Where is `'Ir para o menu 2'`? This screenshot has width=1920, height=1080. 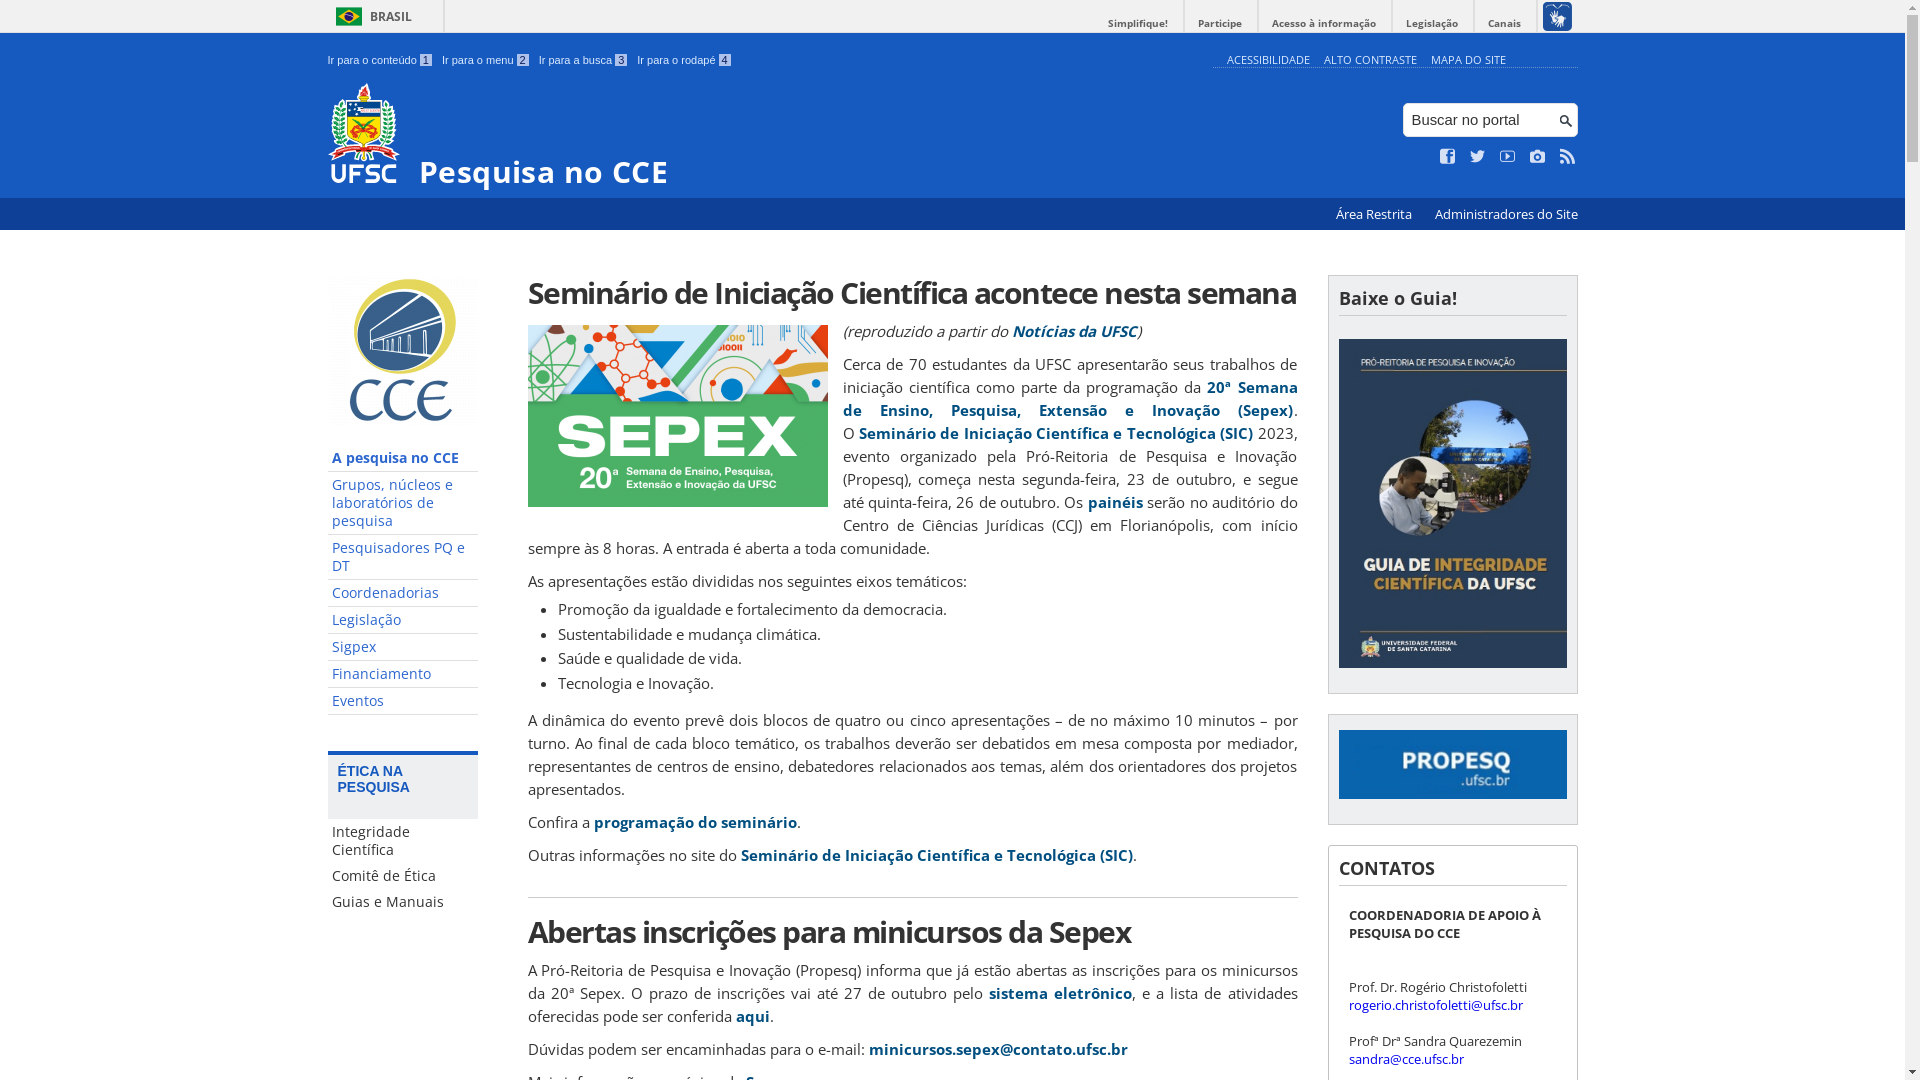
'Ir para o menu 2' is located at coordinates (485, 59).